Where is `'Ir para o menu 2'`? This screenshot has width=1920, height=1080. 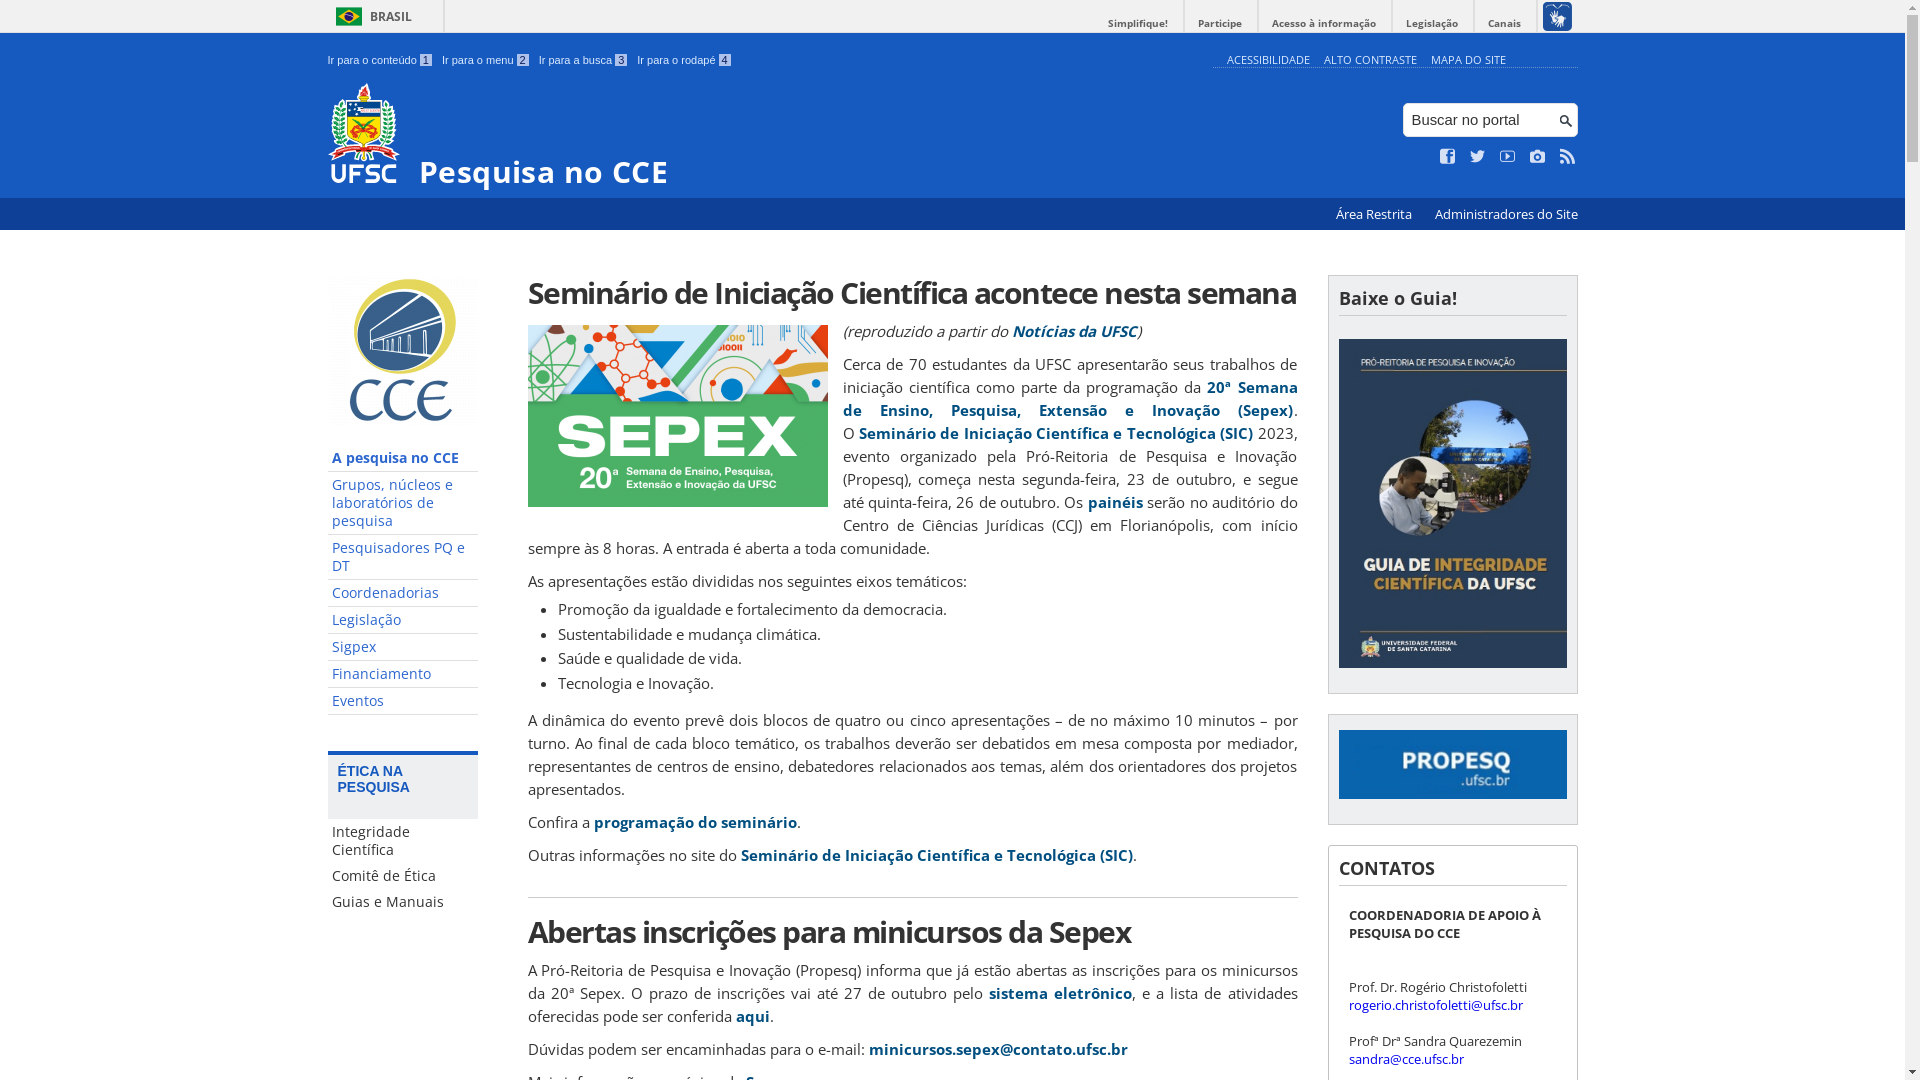
'Ir para o menu 2' is located at coordinates (485, 59).